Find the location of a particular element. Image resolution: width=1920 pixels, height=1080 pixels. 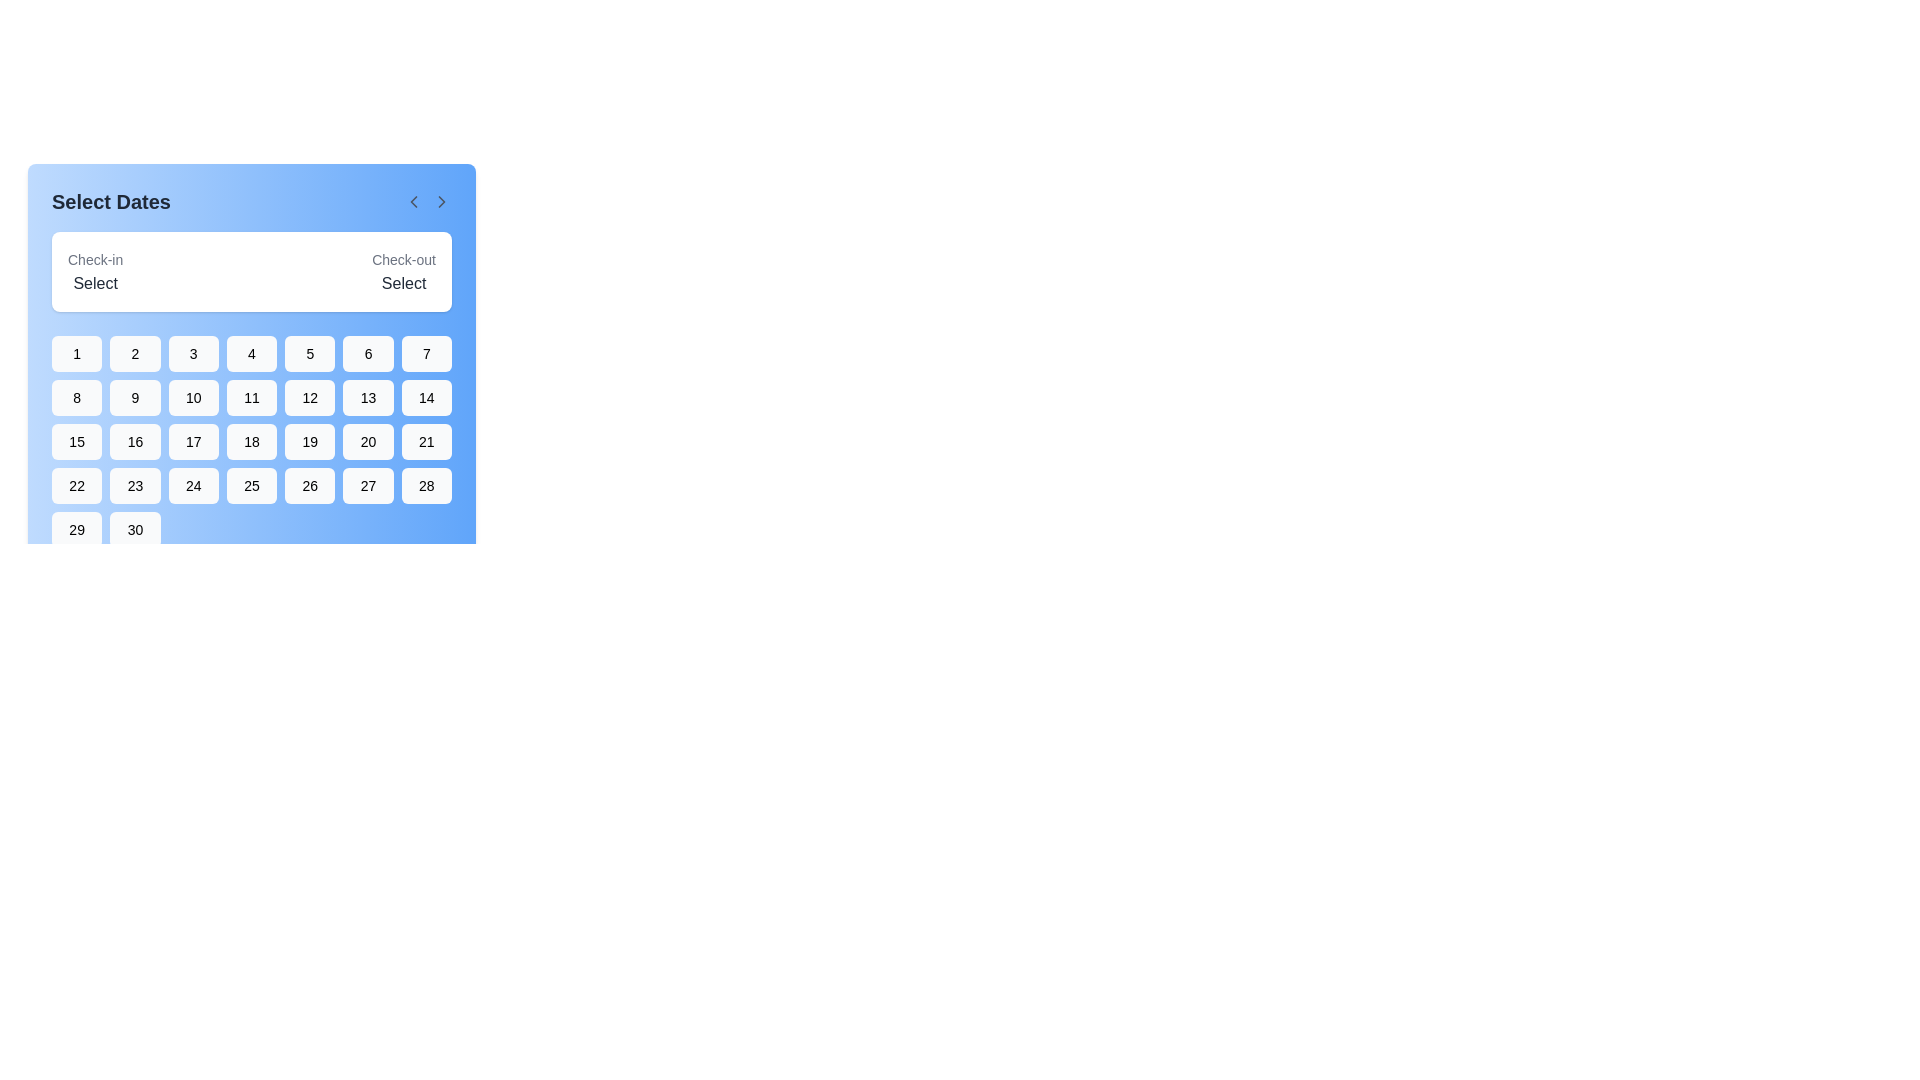

the button labeled '11' in the date picker interface is located at coordinates (250, 397).